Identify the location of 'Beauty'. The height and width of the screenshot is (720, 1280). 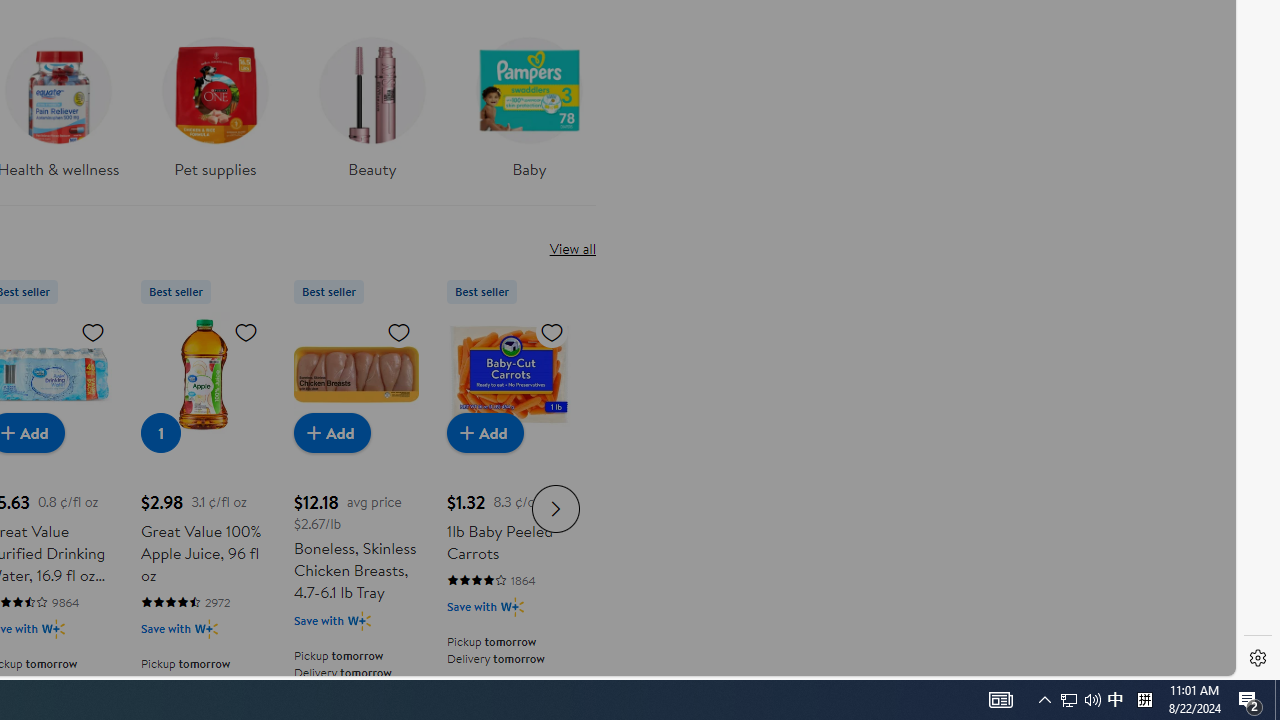
(371, 114).